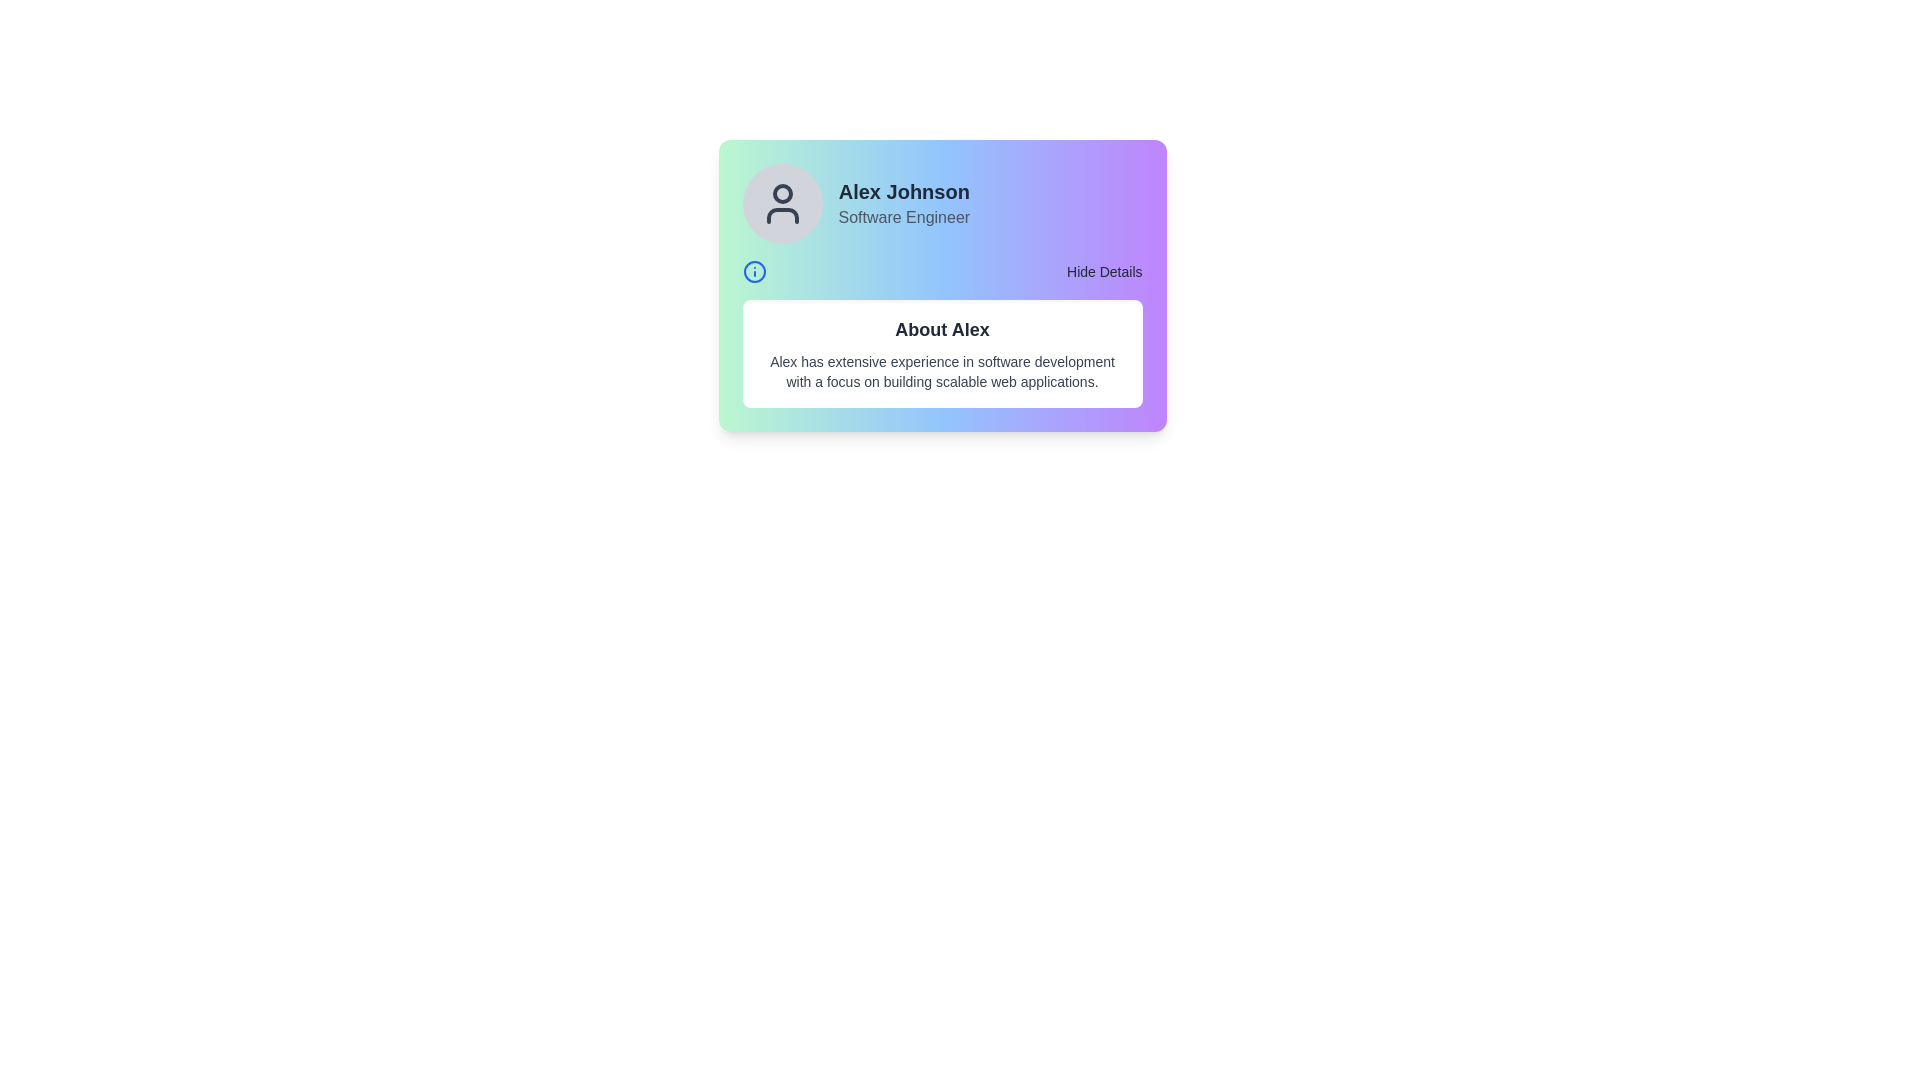 This screenshot has width=1920, height=1080. What do you see at coordinates (941, 371) in the screenshot?
I see `static text paragraph that provides descriptive information about Alex's professional experience, located within the 'About Alex' section of the card component` at bounding box center [941, 371].